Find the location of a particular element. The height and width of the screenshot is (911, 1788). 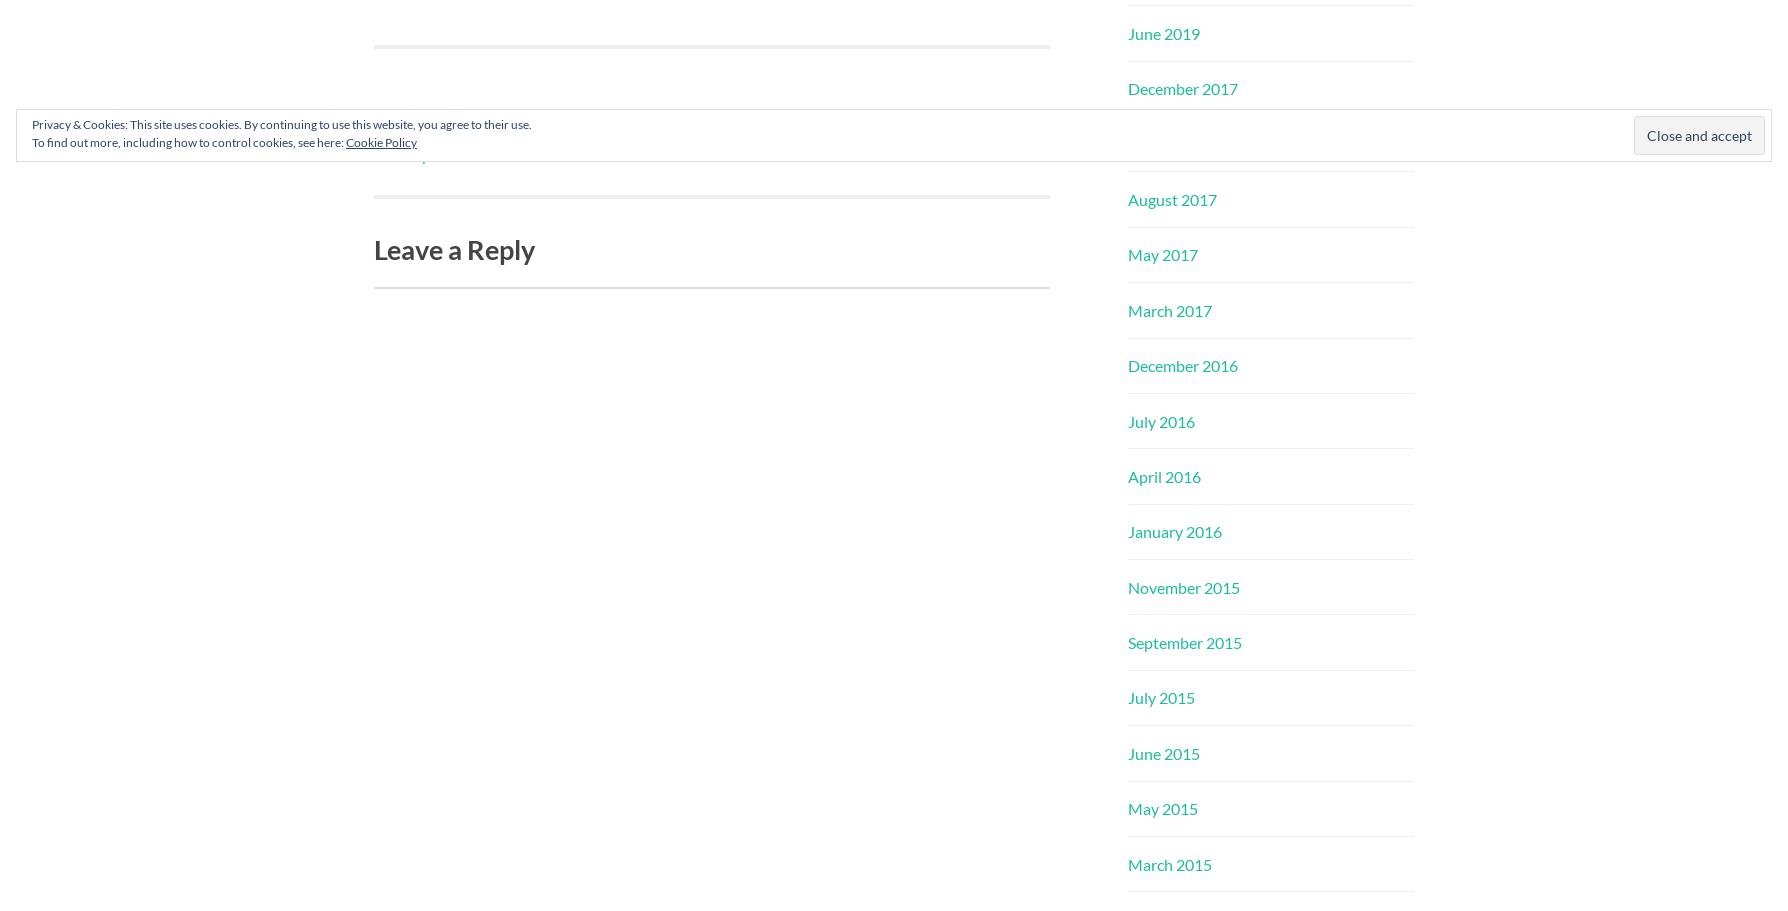

'July 2016' is located at coordinates (1160, 419).